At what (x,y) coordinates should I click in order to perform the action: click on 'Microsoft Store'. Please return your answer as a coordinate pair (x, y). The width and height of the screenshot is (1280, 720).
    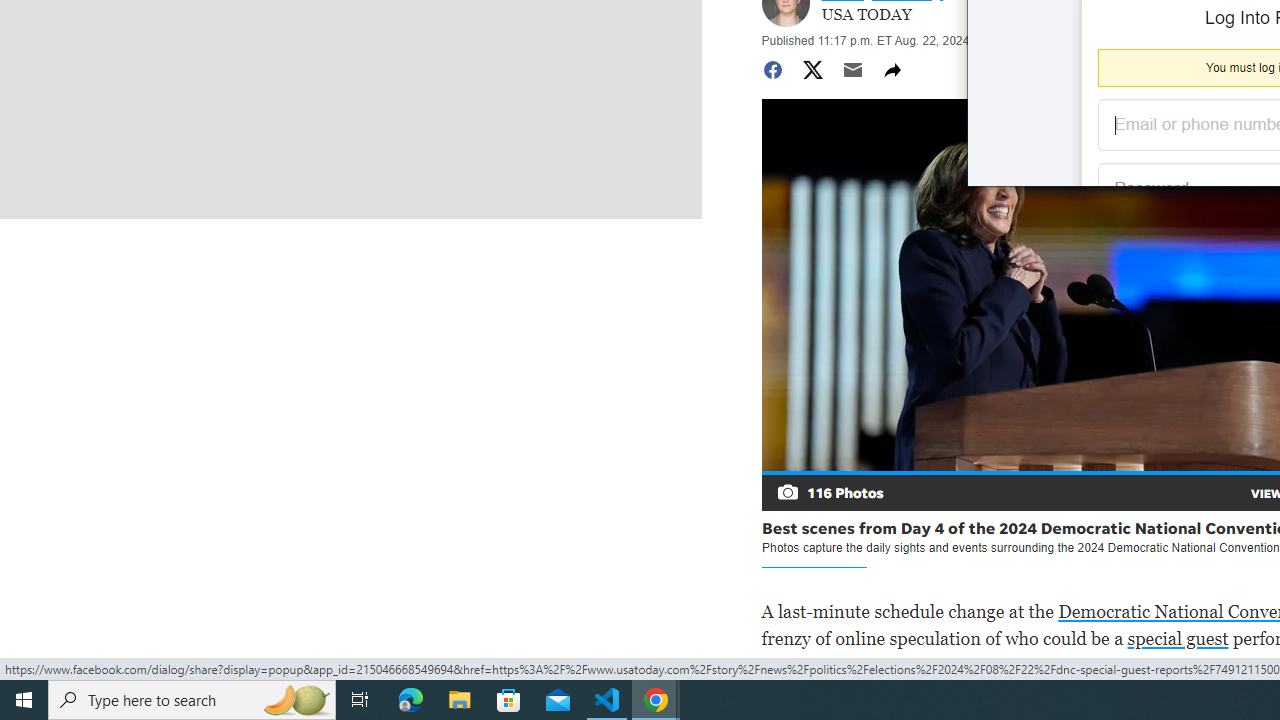
    Looking at the image, I should click on (509, 698).